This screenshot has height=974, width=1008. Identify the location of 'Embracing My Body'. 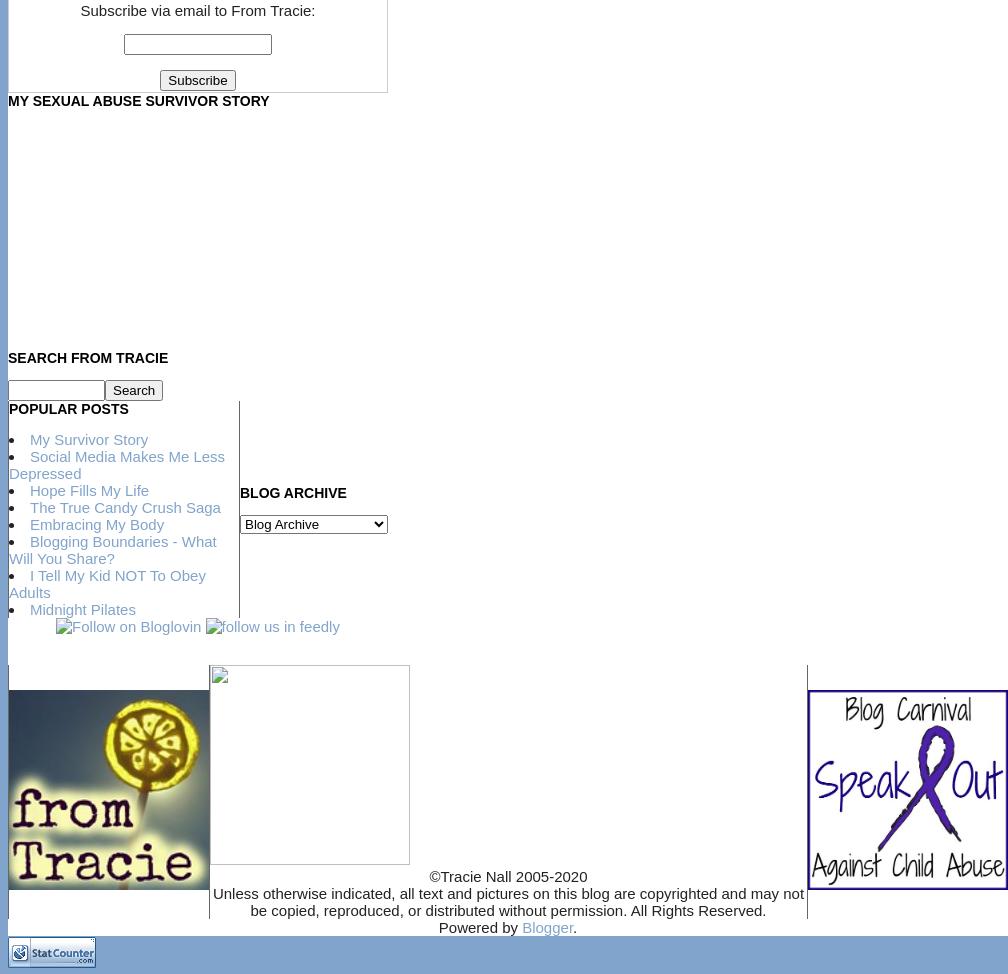
(96, 523).